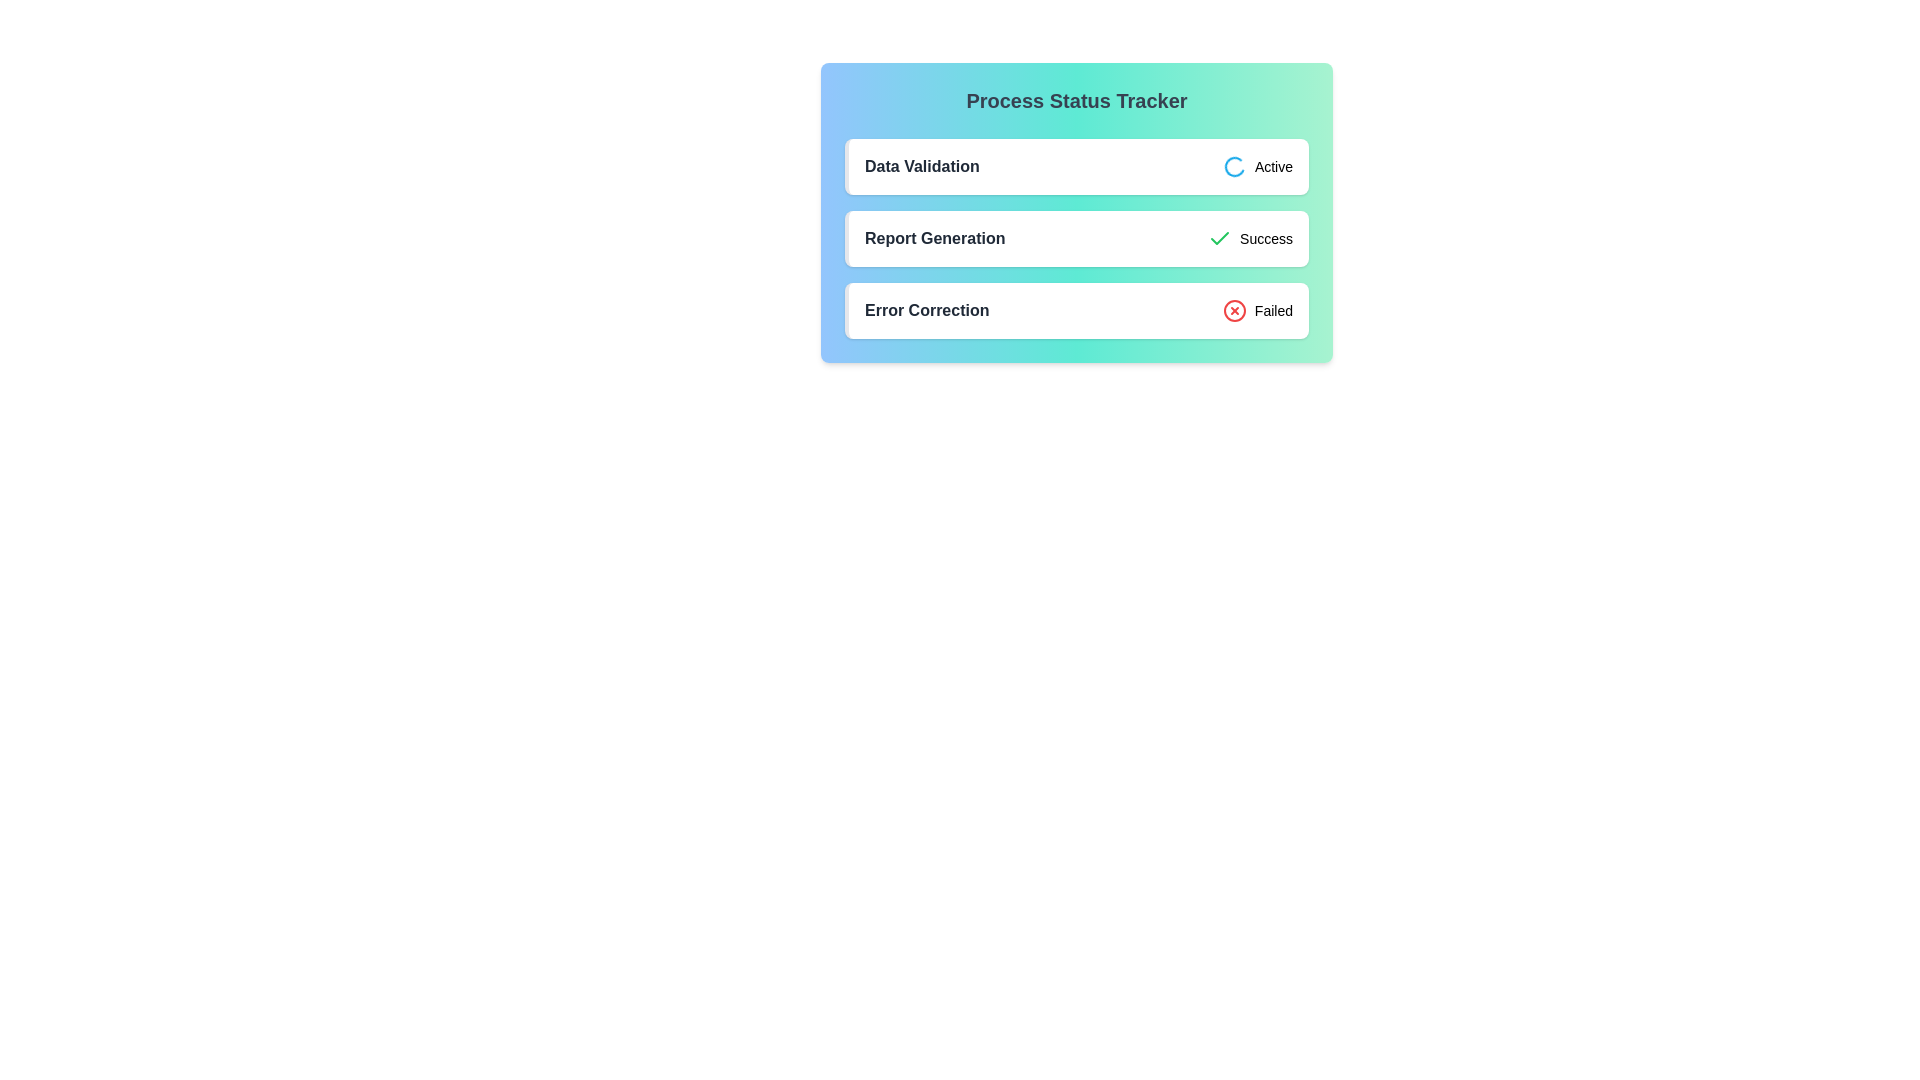 This screenshot has width=1920, height=1080. What do you see at coordinates (1219, 238) in the screenshot?
I see `the checkmark icon that indicates the successful completion of the 'Report Generation' process, located immediately to the right of the 'Report Generation' label` at bounding box center [1219, 238].